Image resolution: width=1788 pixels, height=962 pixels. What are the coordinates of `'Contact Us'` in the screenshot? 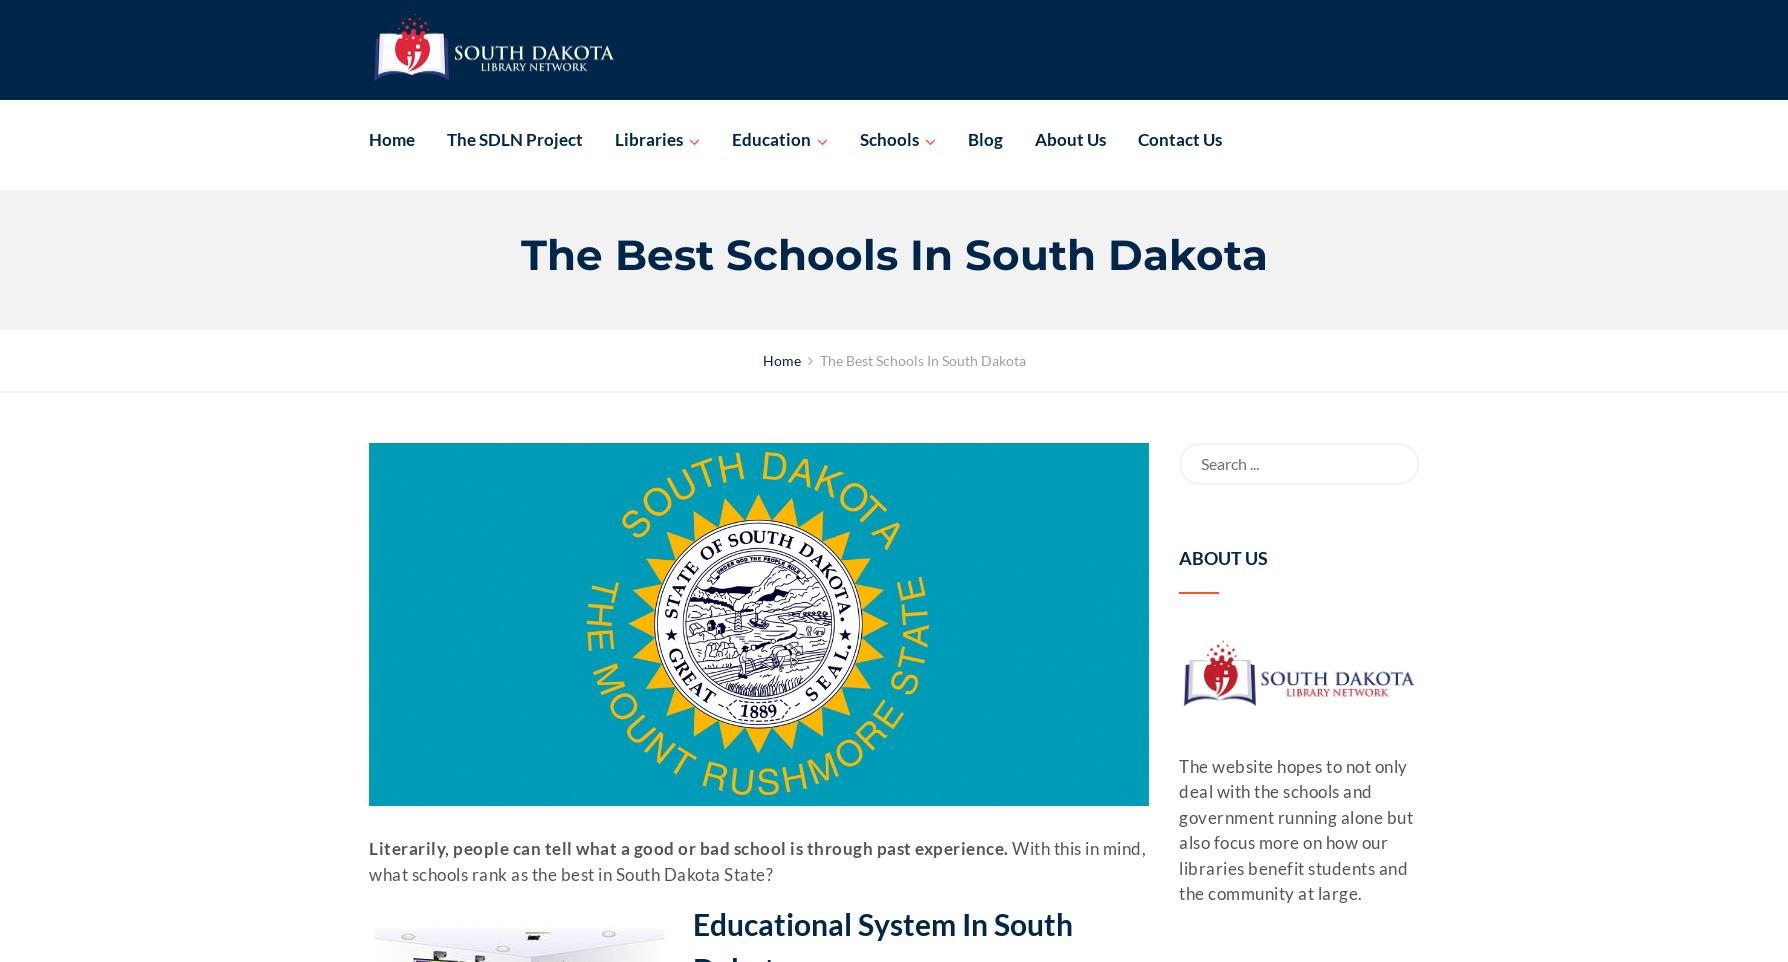 It's located at (1179, 138).